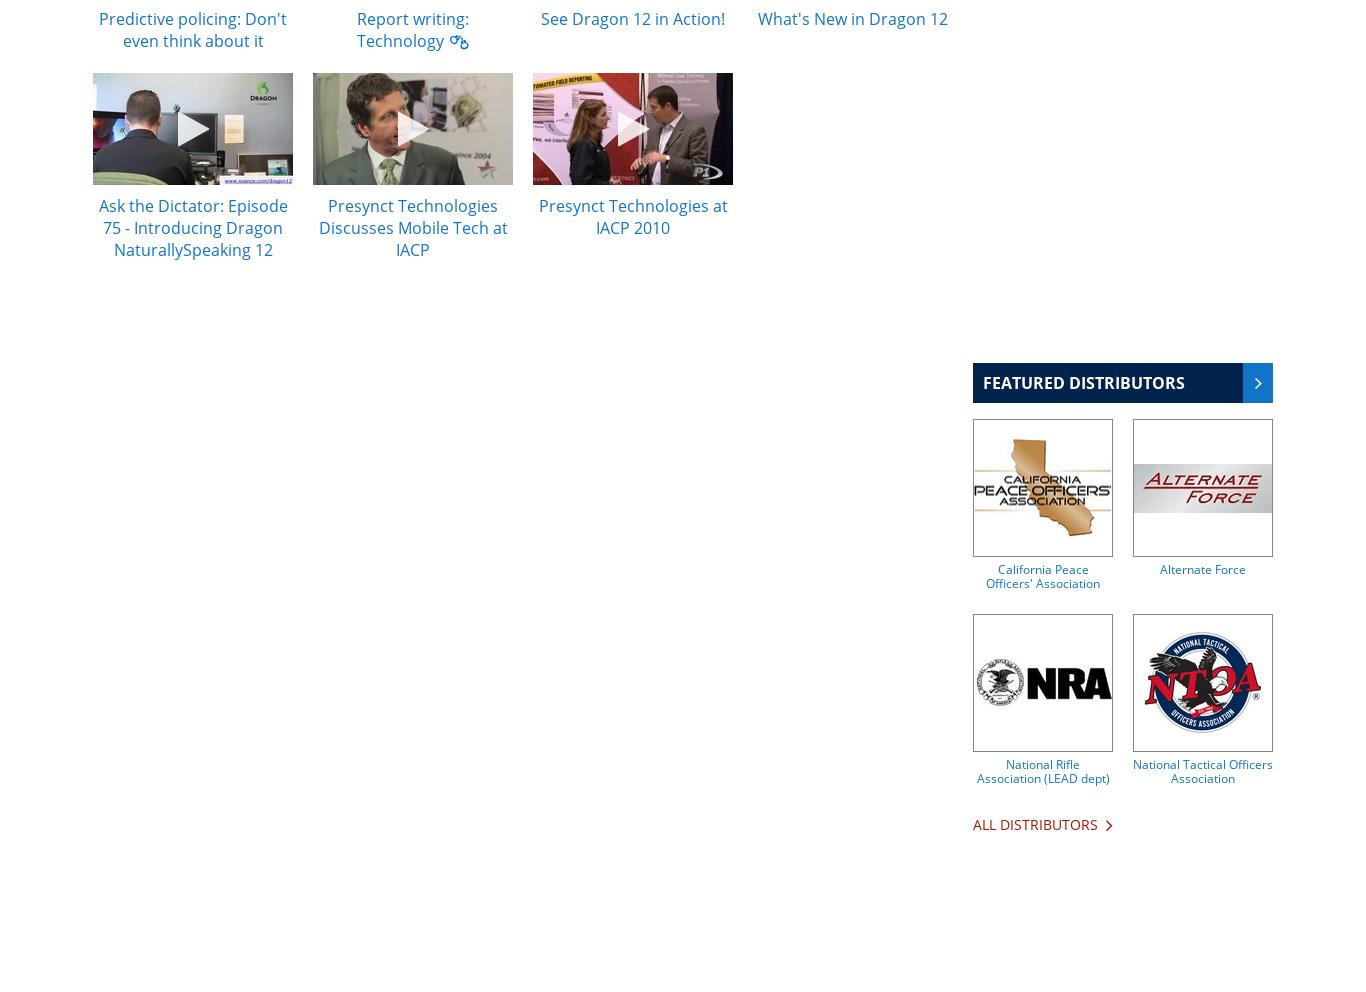 The height and width of the screenshot is (992, 1366). What do you see at coordinates (192, 28) in the screenshot?
I see `'Predictive policing: Don't even think about it'` at bounding box center [192, 28].